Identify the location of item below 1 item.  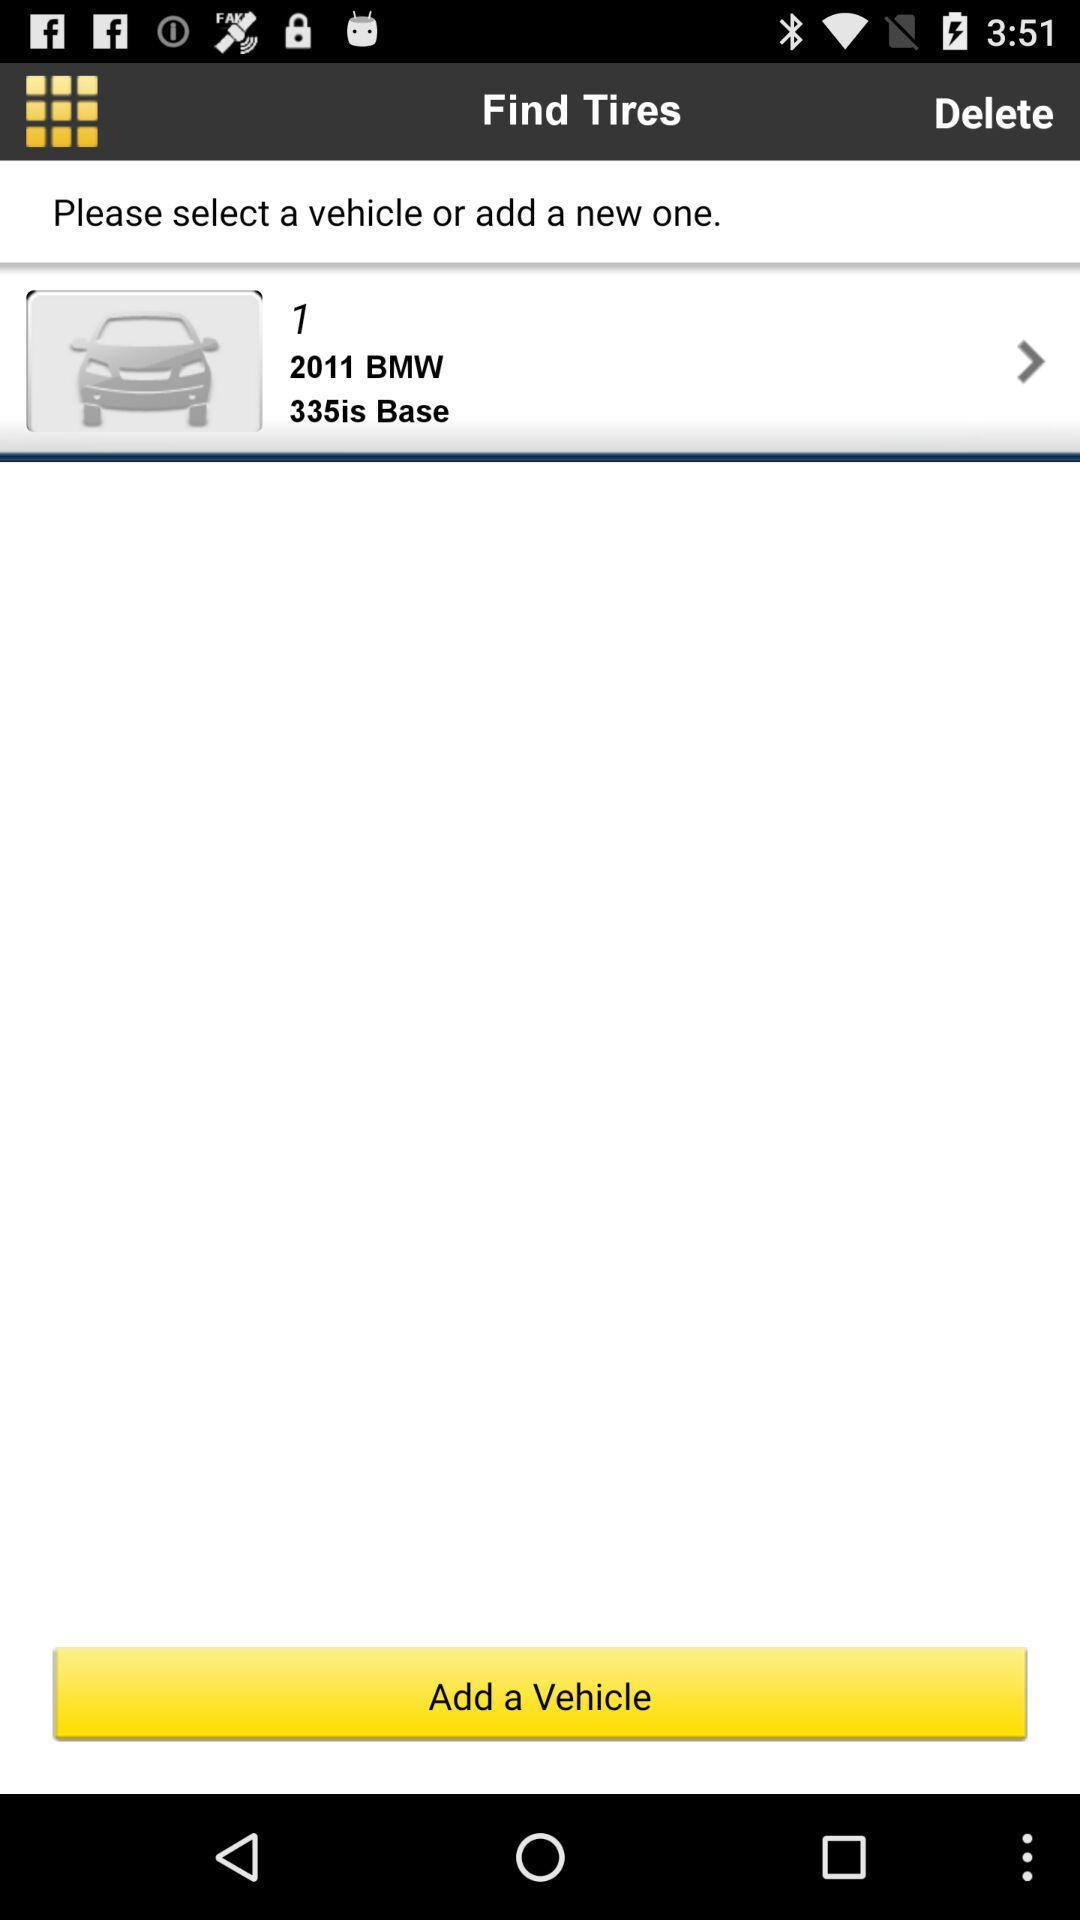
(648, 367).